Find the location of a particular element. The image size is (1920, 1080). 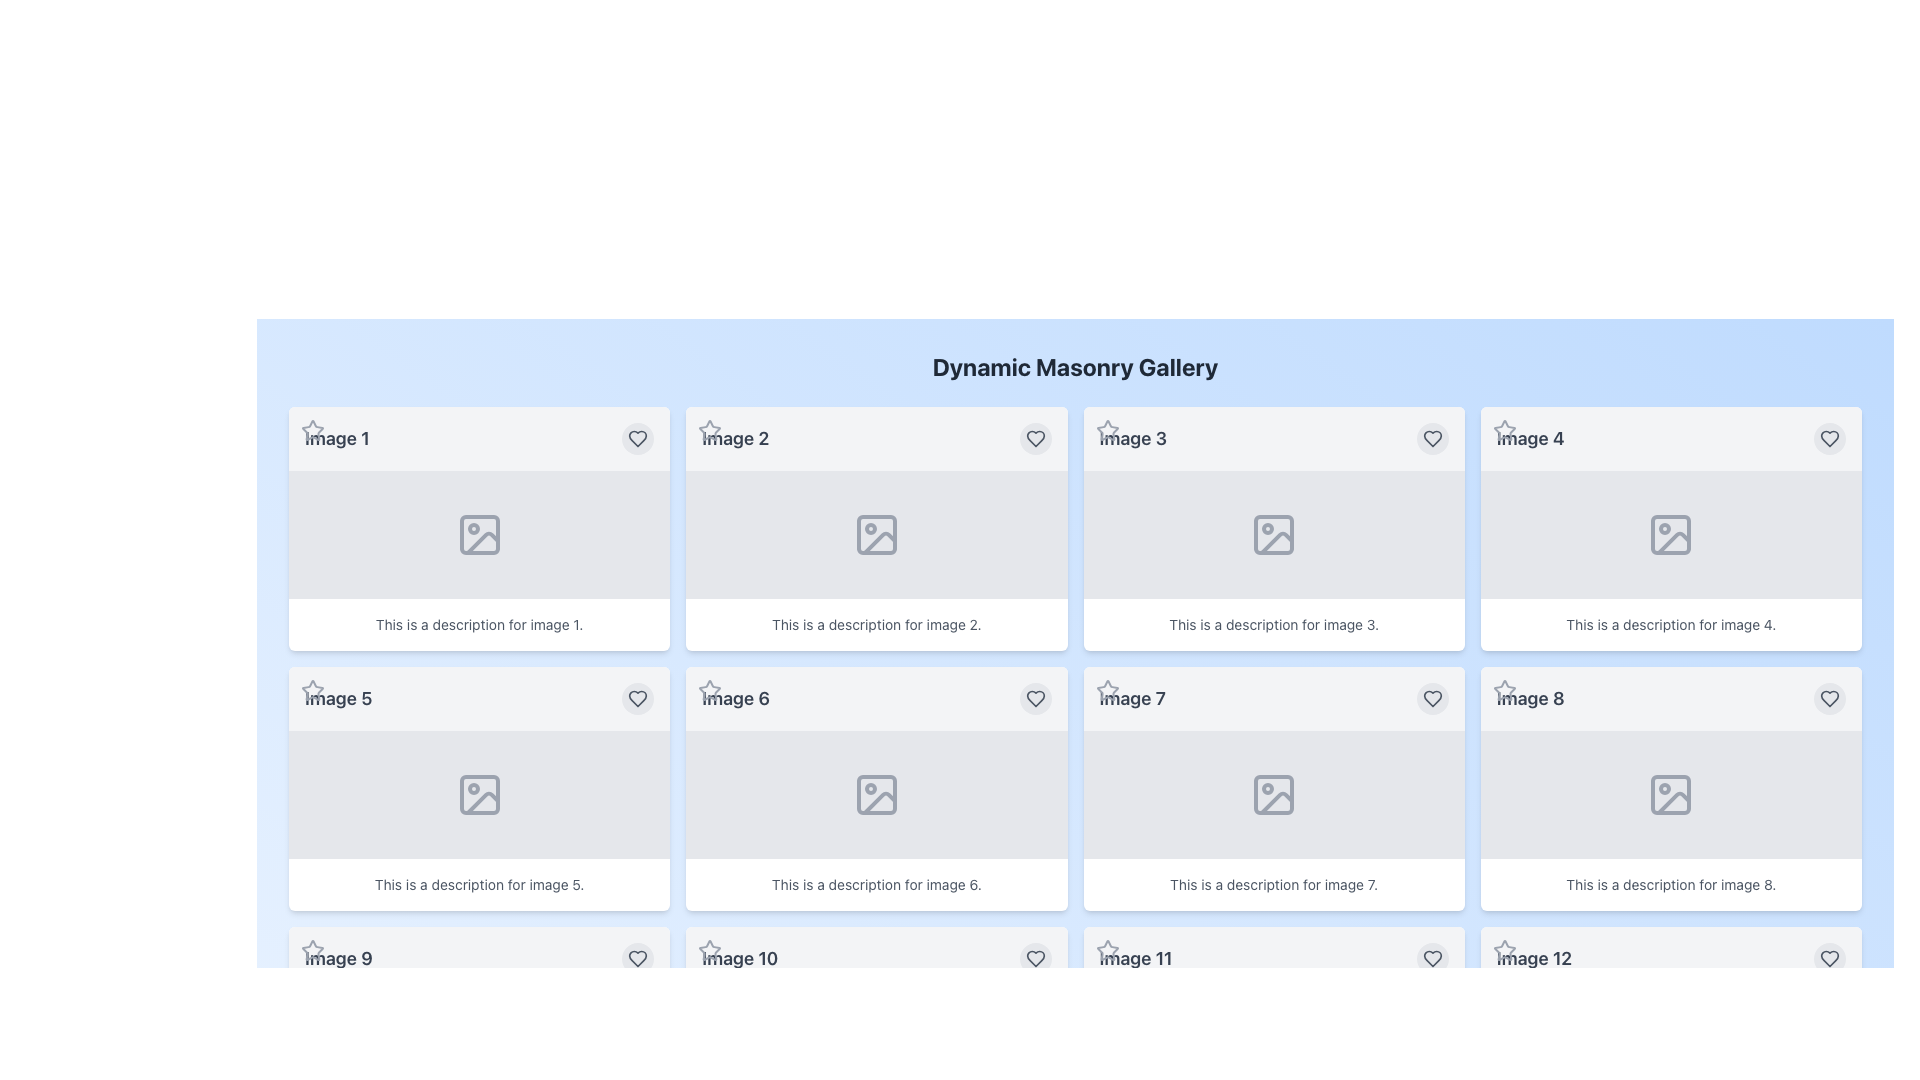

the text block element displaying 'This is a description for image 5.' located at the bottom of the card labeled 'Image 5' is located at coordinates (478, 883).